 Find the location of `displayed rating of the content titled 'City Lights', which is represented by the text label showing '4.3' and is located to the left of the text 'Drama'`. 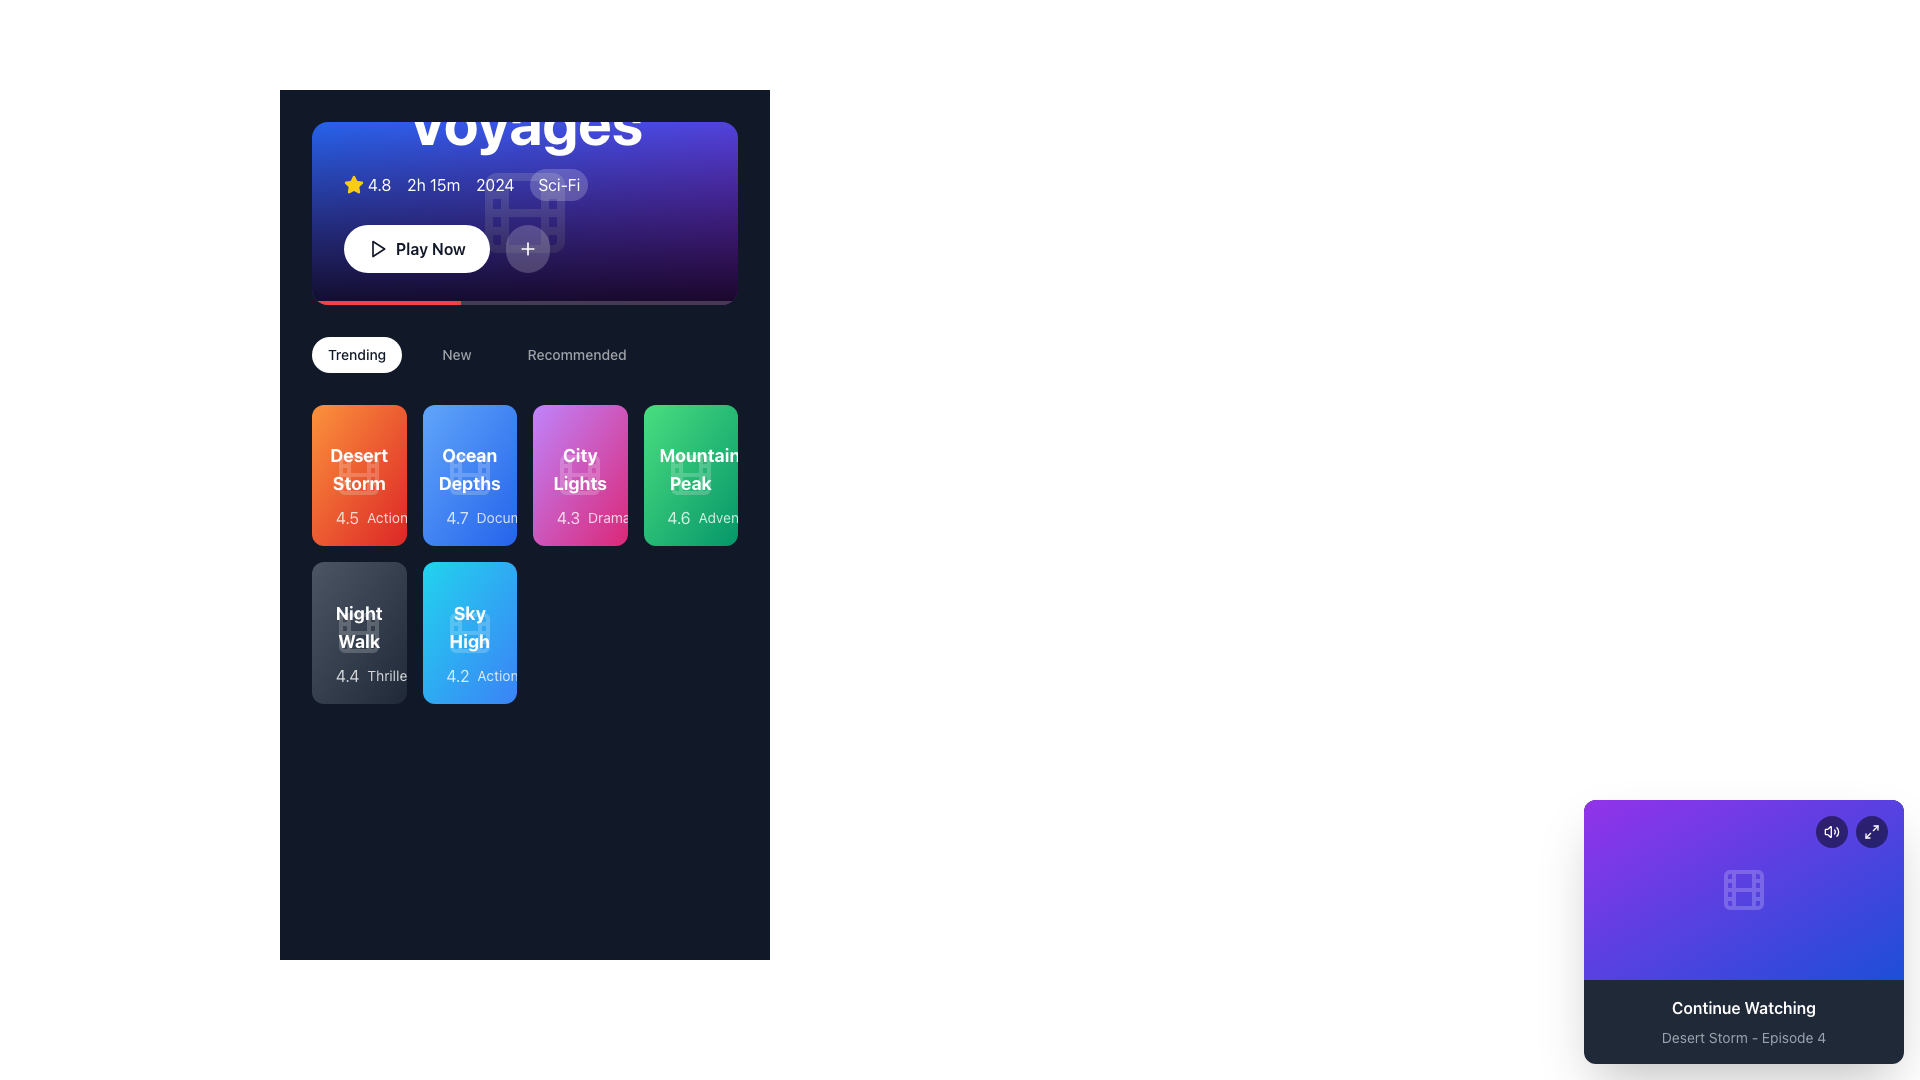

displayed rating of the content titled 'City Lights', which is represented by the text label showing '4.3' and is located to the left of the text 'Drama' is located at coordinates (567, 517).